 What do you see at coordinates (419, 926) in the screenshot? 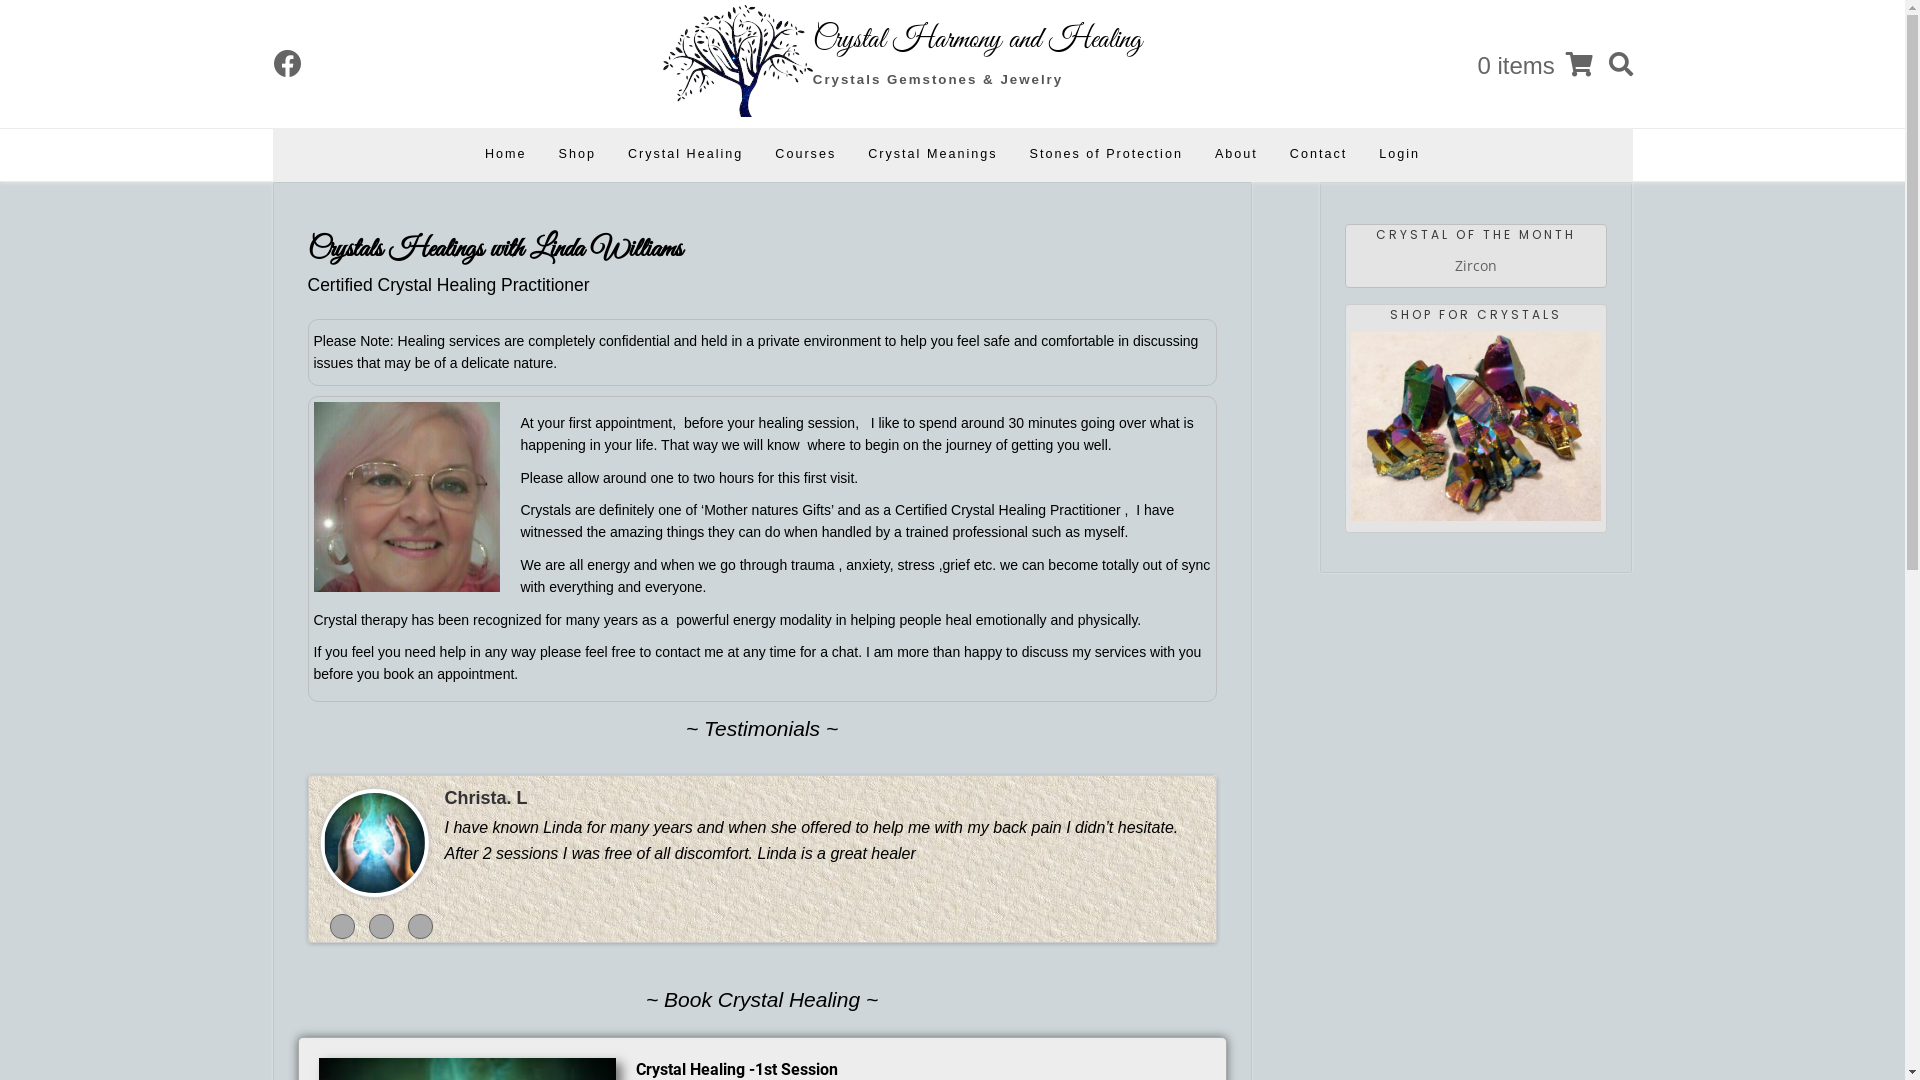
I see `'3'` at bounding box center [419, 926].